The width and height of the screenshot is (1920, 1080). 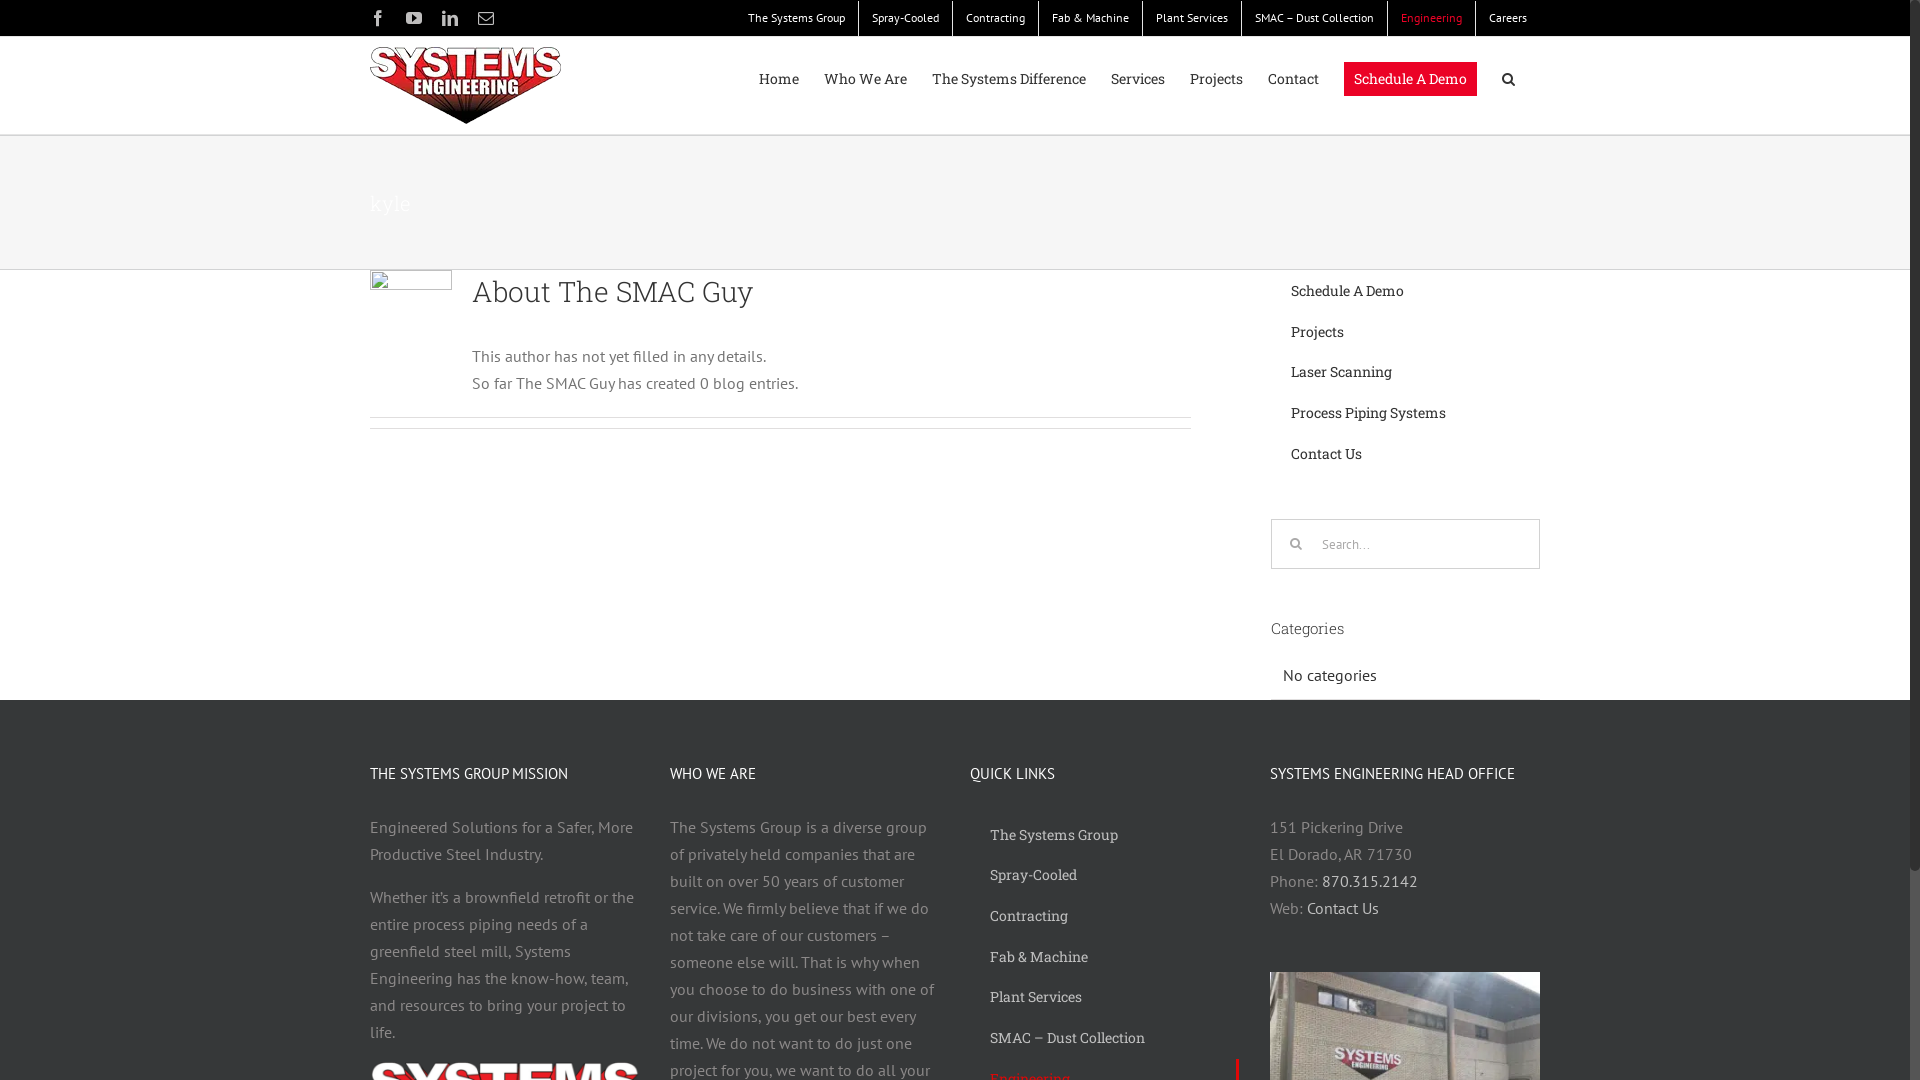 I want to click on 'LinkedIn', so click(x=449, y=18).